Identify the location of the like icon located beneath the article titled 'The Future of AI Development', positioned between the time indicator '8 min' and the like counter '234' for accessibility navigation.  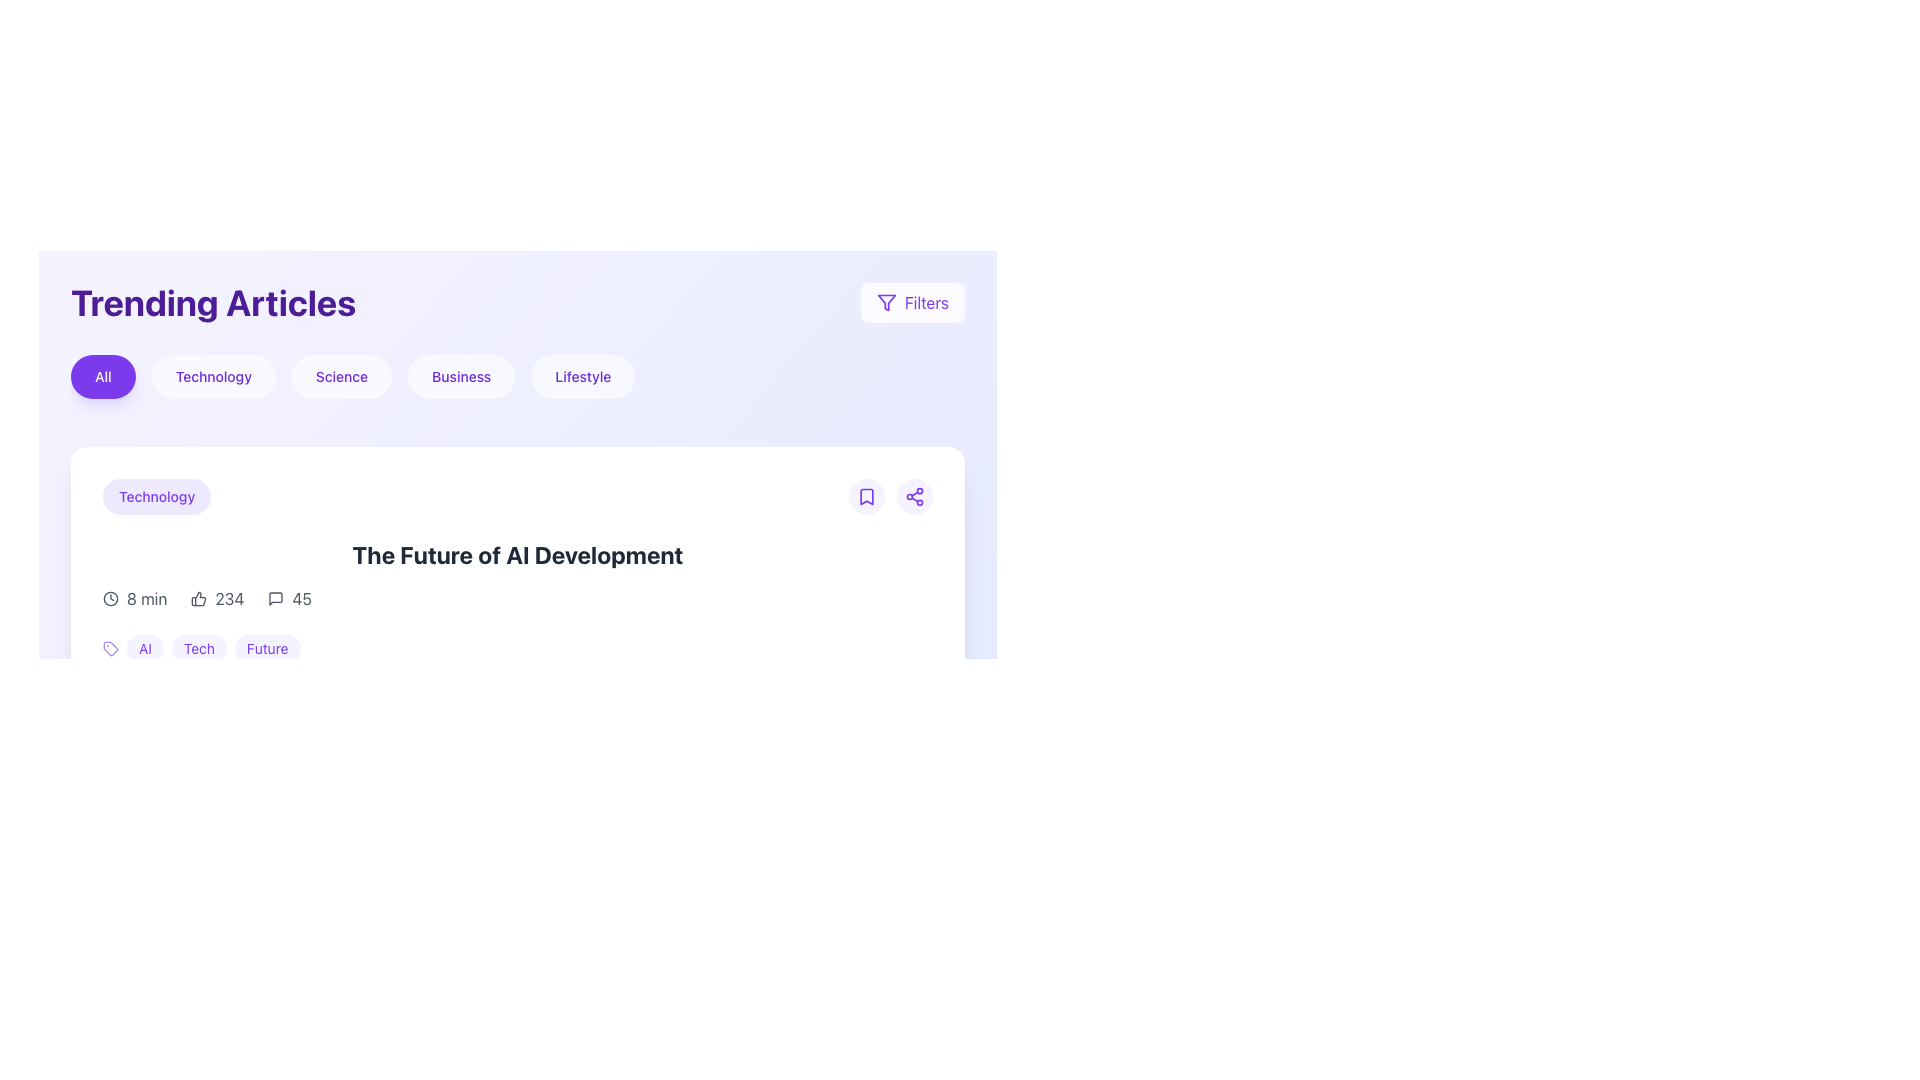
(199, 597).